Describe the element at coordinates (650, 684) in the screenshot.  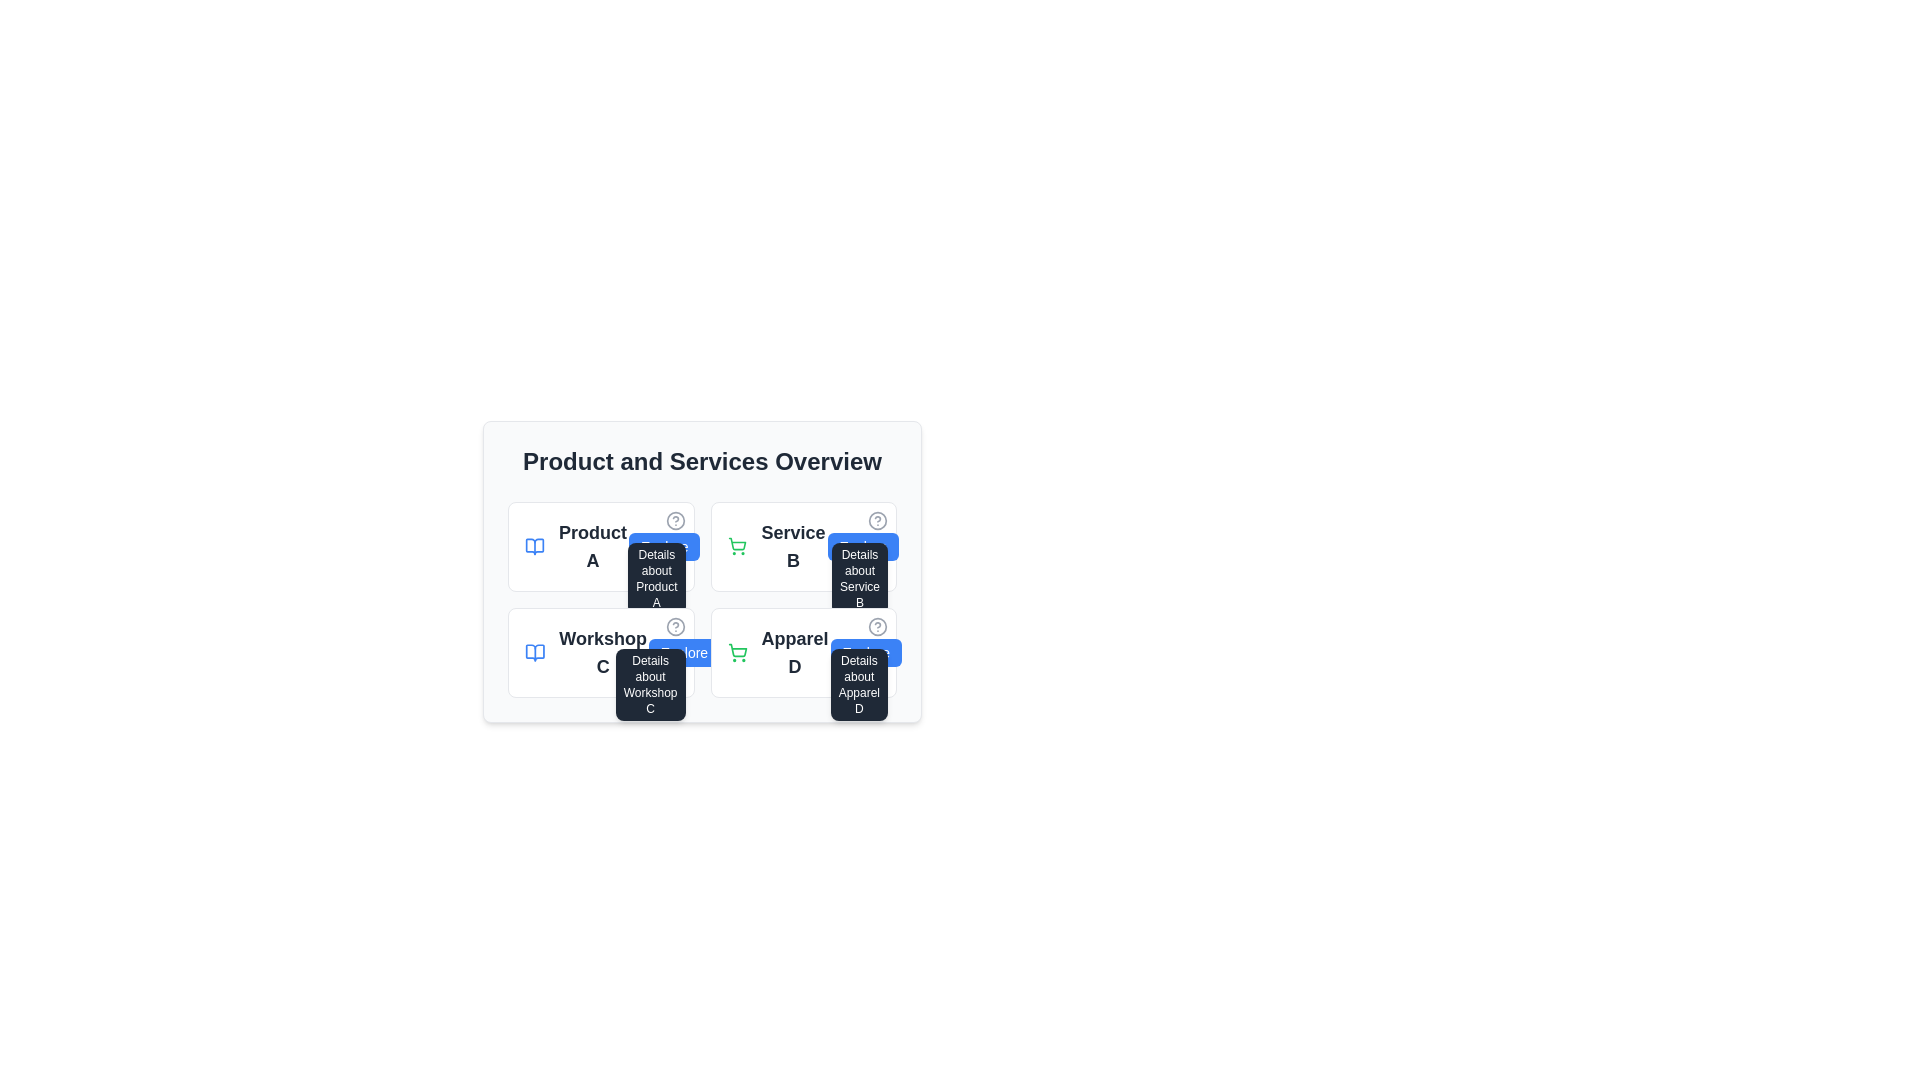
I see `the informational tooltip that provides details related to 'Workshop C', positioned below and slightly to the left of the associated question mark icon` at that location.